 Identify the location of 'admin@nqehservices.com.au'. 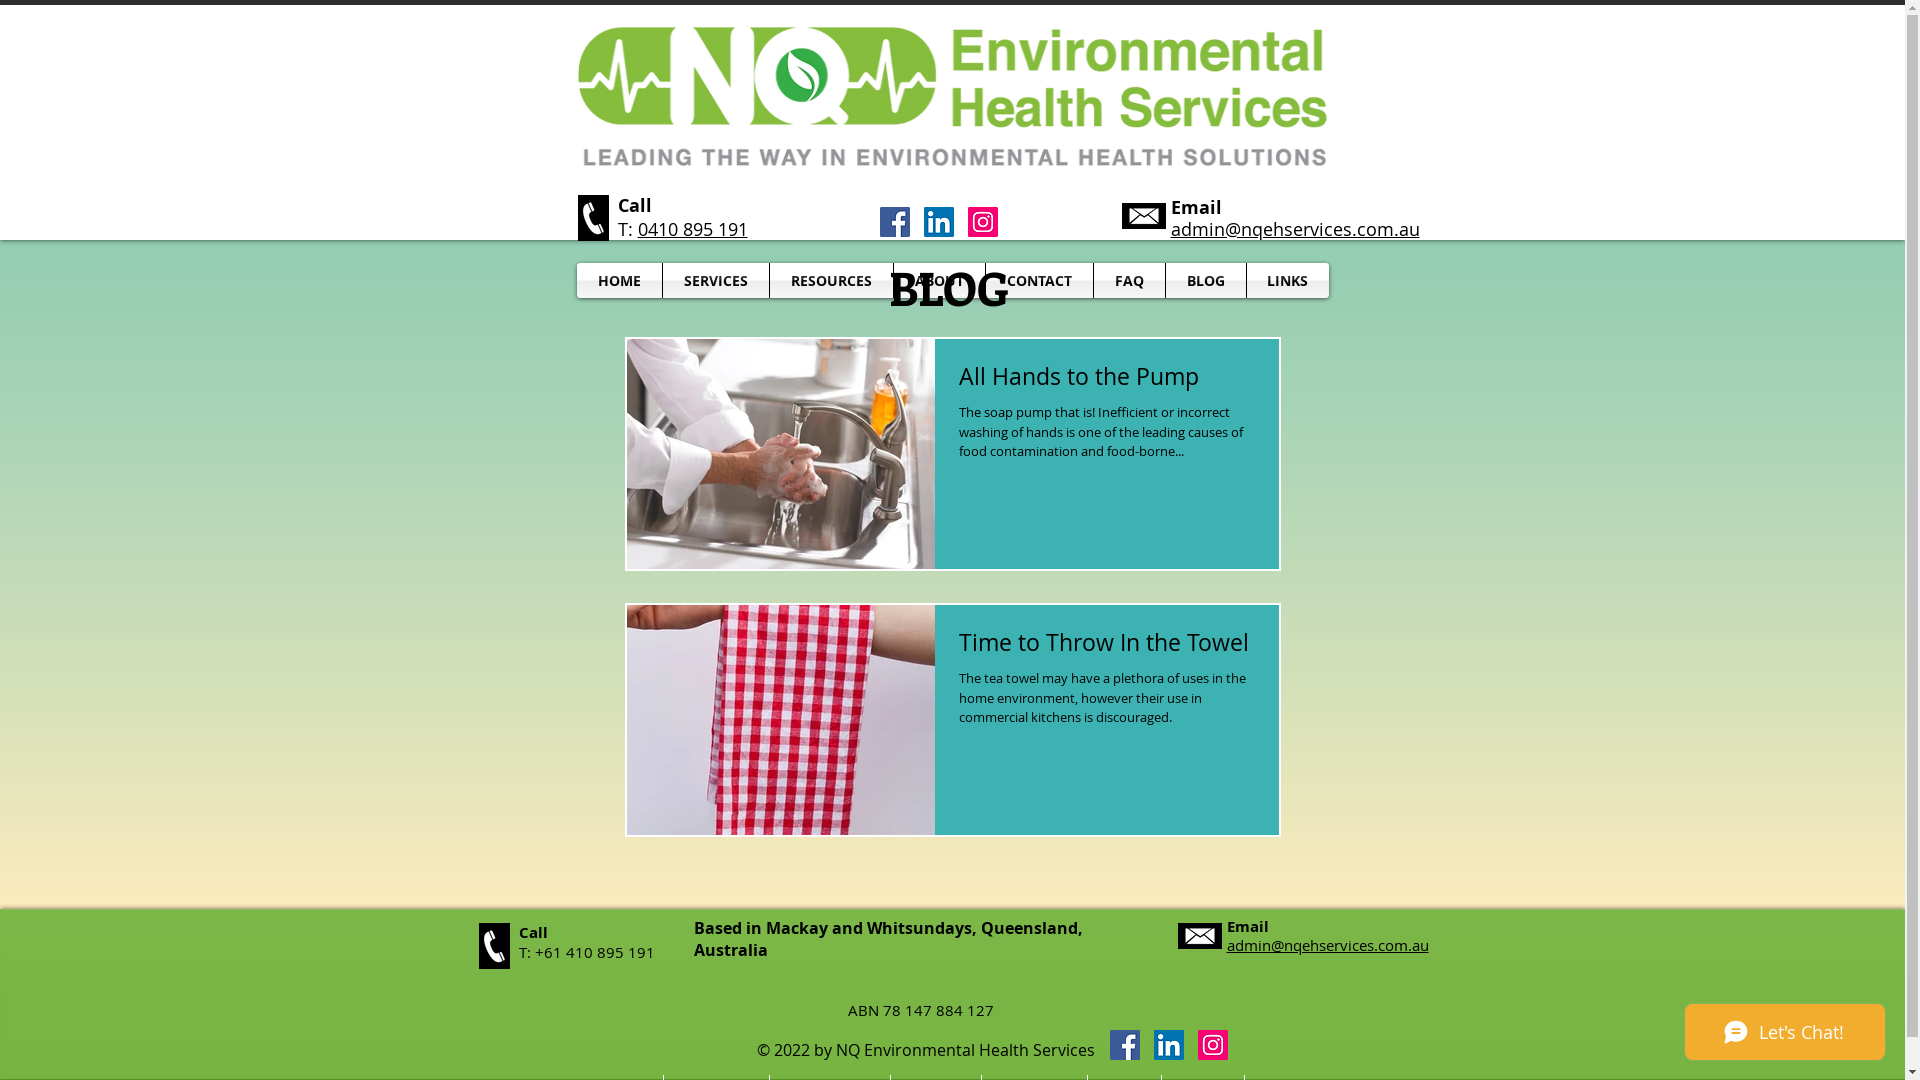
(1326, 945).